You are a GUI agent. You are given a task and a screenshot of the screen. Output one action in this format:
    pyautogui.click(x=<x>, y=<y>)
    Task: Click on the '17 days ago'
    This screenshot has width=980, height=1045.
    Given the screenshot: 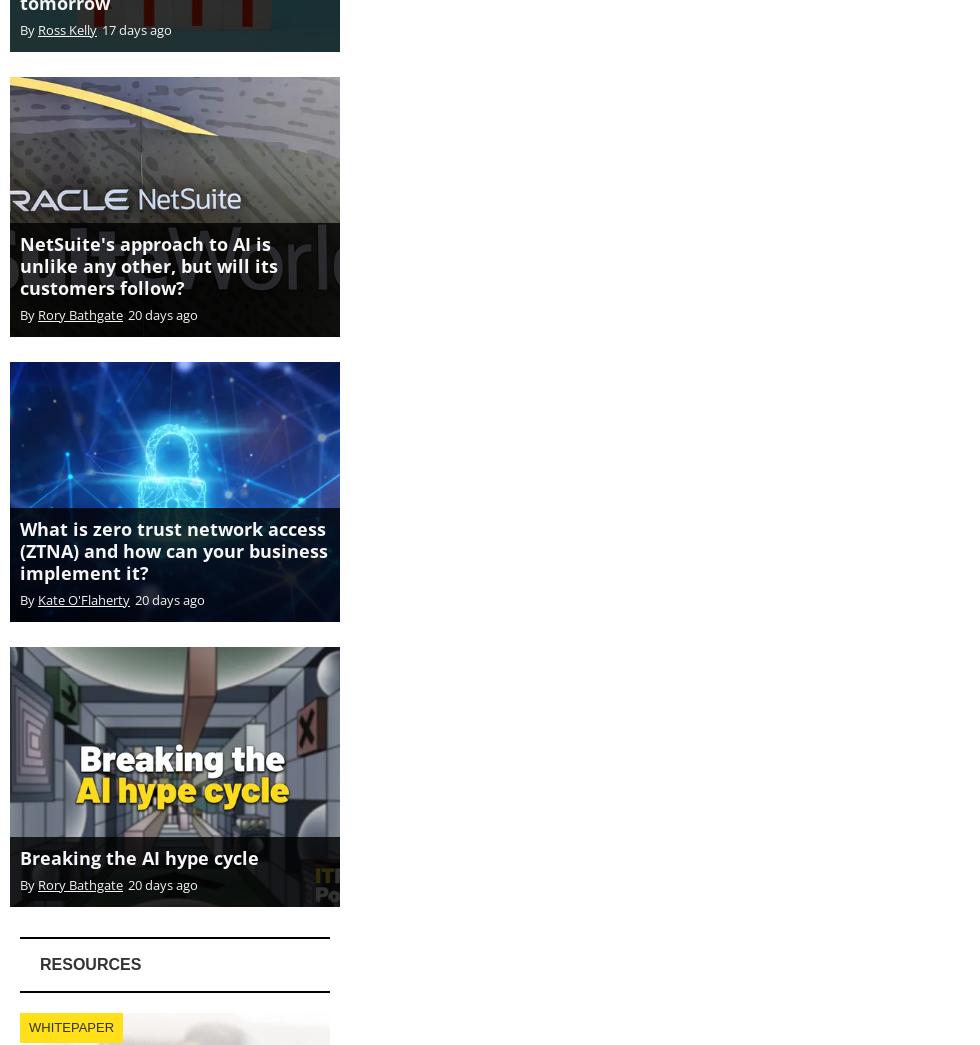 What is the action you would take?
    pyautogui.click(x=137, y=7)
    